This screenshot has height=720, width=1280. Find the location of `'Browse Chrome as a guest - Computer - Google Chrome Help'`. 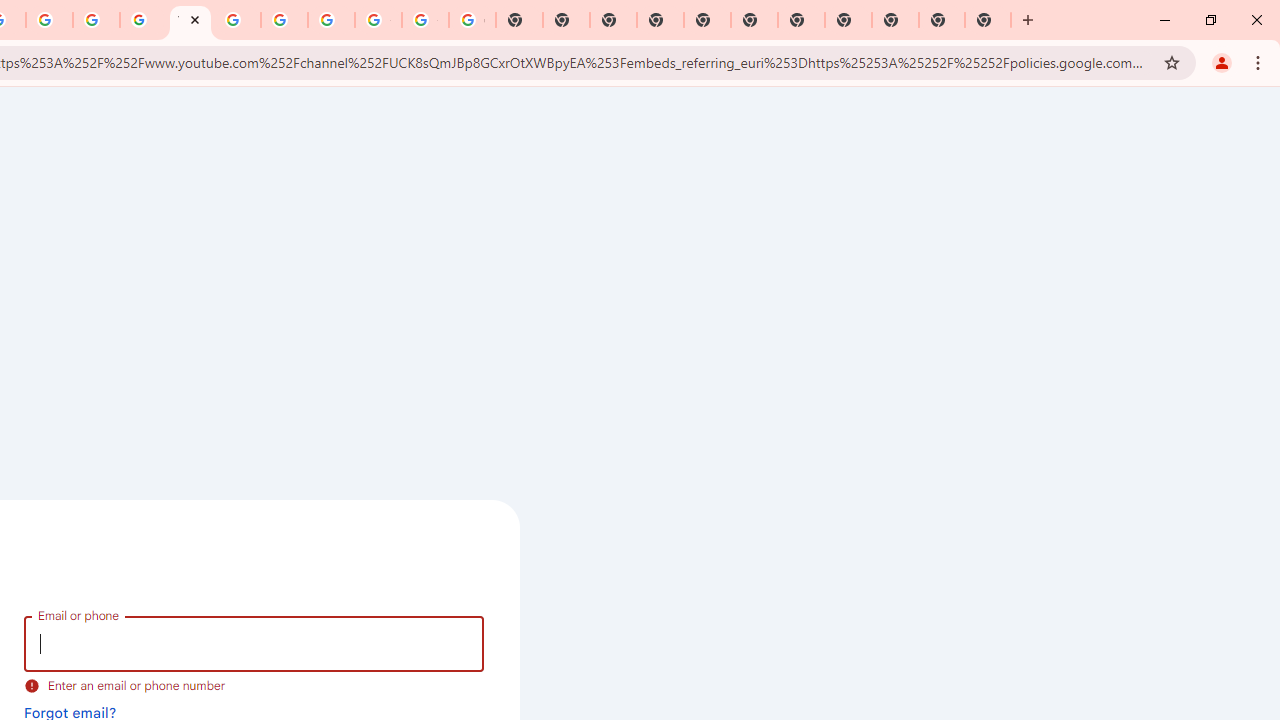

'Browse Chrome as a guest - Computer - Google Chrome Help' is located at coordinates (237, 20).